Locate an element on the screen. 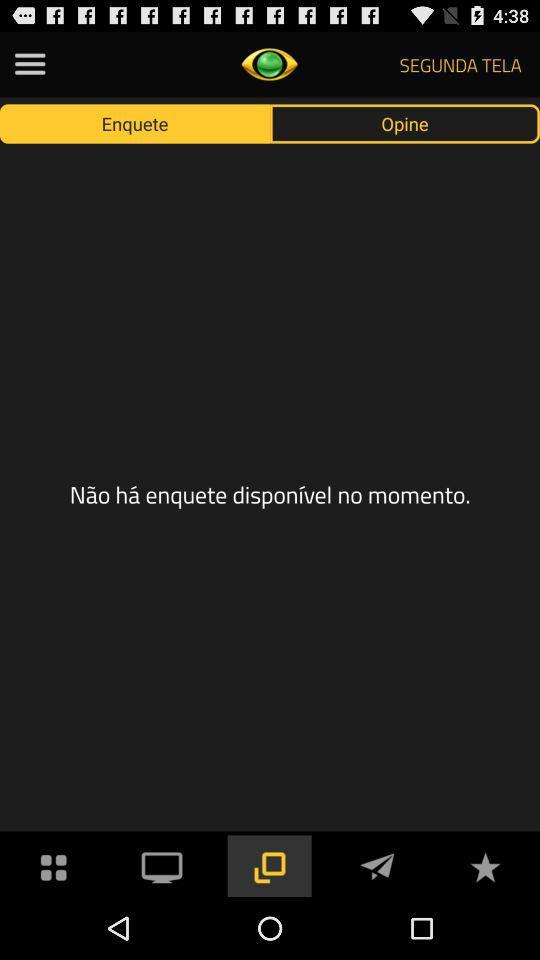  this is the settings button for the app is located at coordinates (29, 64).